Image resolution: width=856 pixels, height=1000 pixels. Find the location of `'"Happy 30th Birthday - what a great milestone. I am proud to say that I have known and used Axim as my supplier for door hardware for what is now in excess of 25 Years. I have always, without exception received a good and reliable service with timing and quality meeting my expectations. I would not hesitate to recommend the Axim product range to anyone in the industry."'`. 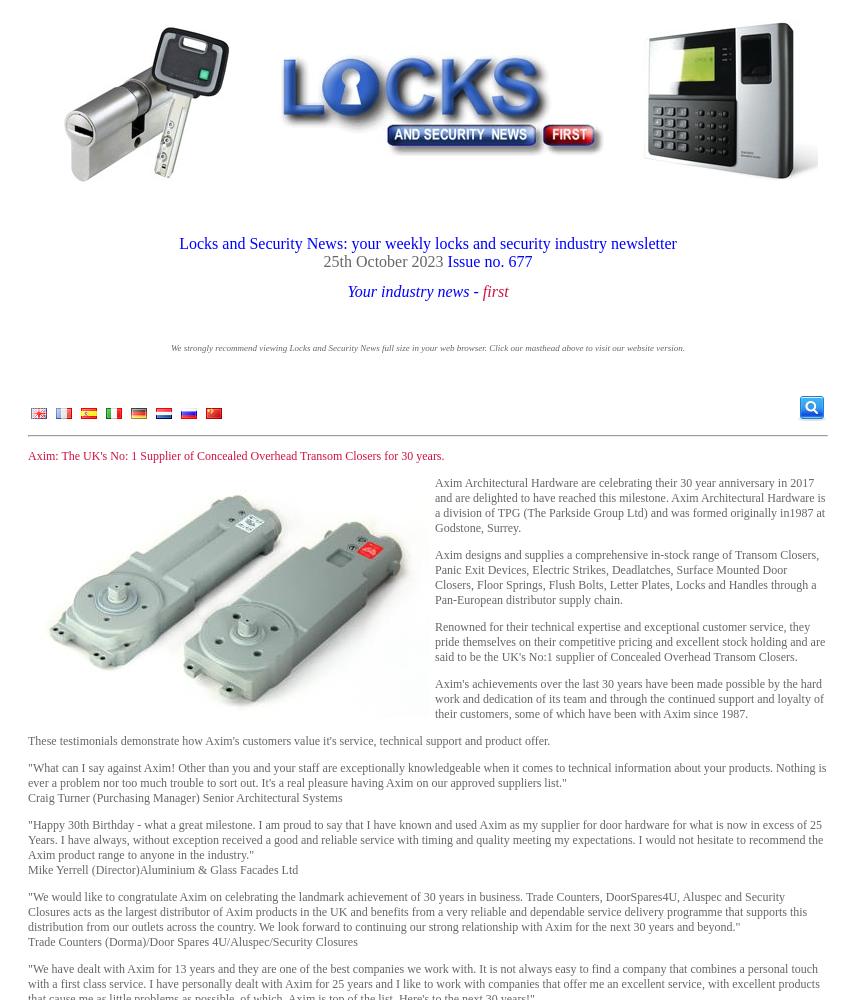

'"Happy 30th Birthday - what a great milestone. I am proud to say that I have known and used Axim as my supplier for door hardware for what is now in excess of 25 Years. I have always, without exception received a good and reliable service with timing and quality meeting my expectations. I would not hesitate to recommend the Axim product range to anyone in the industry."' is located at coordinates (424, 839).